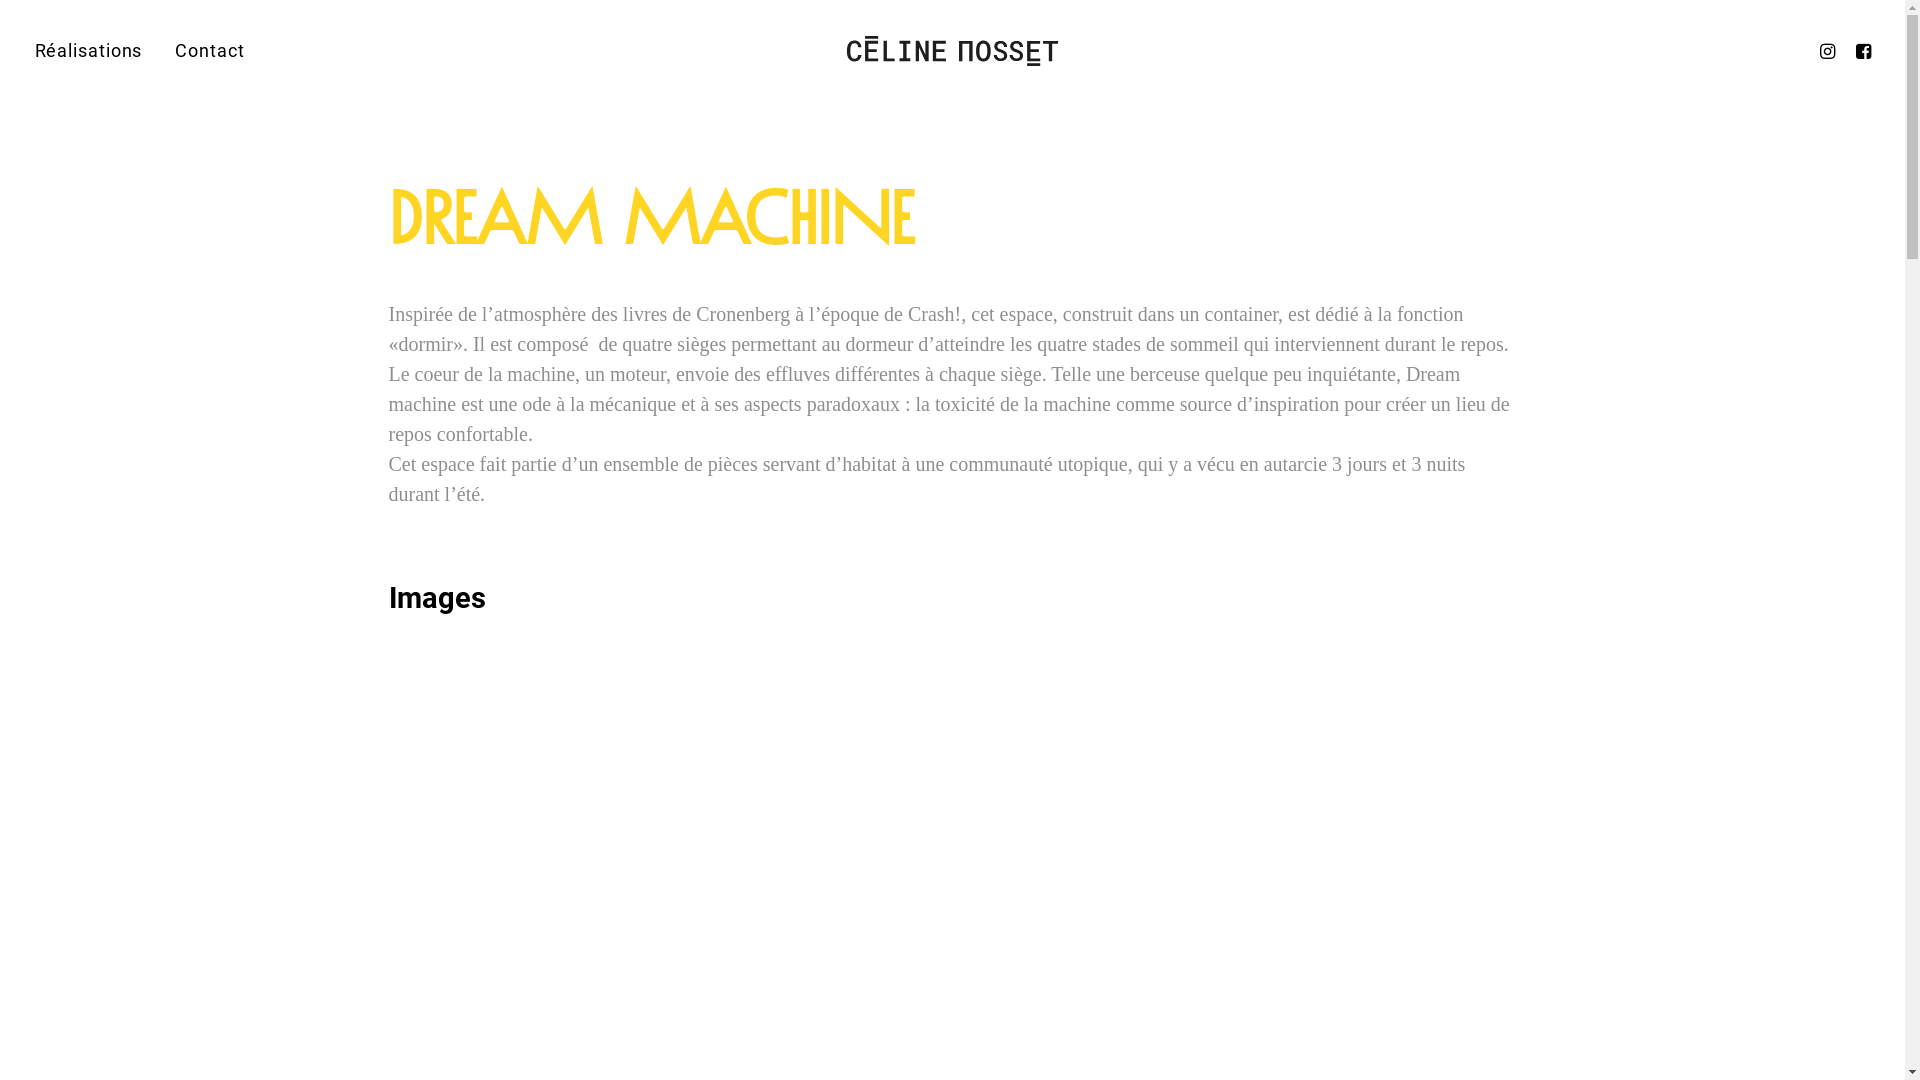 The image size is (1920, 1080). Describe the element at coordinates (202, 49) in the screenshot. I see `'Contact'` at that location.